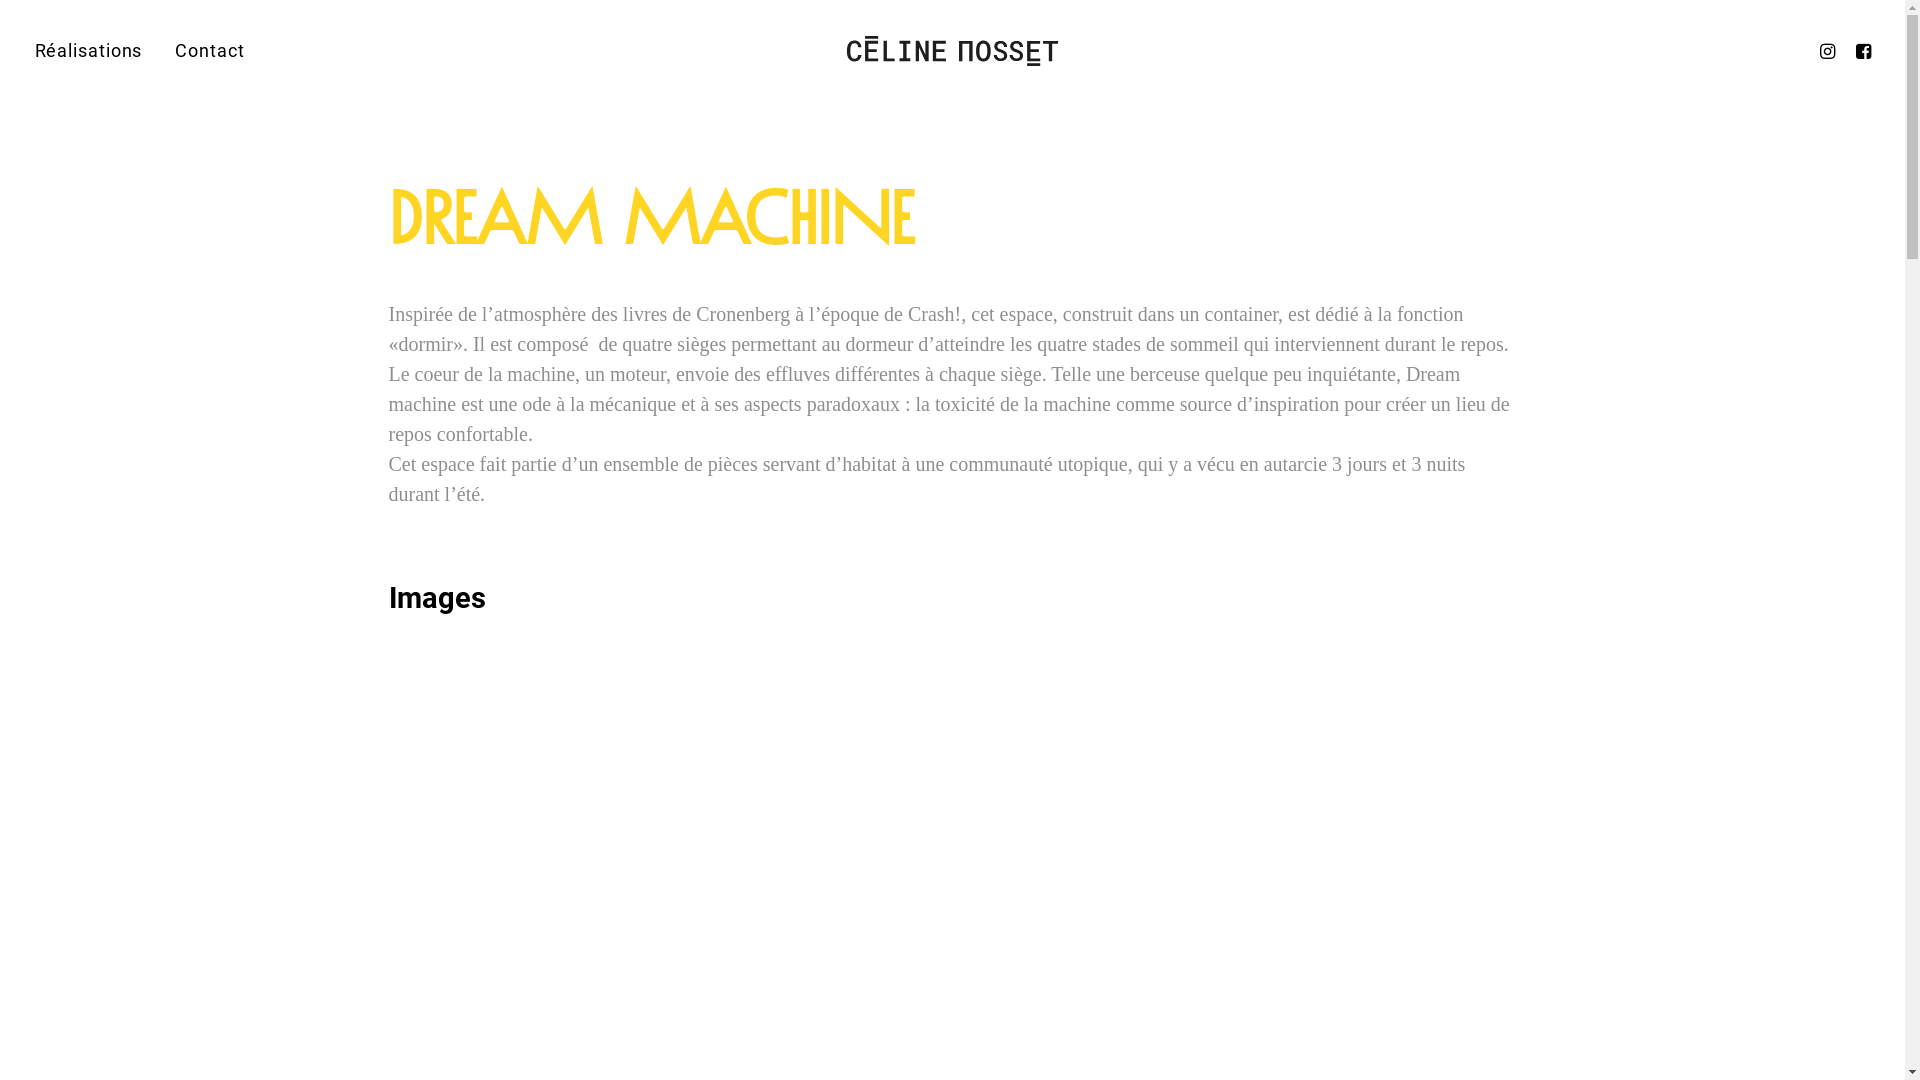 The image size is (1920, 1080). Describe the element at coordinates (202, 49) in the screenshot. I see `'Contact'` at that location.